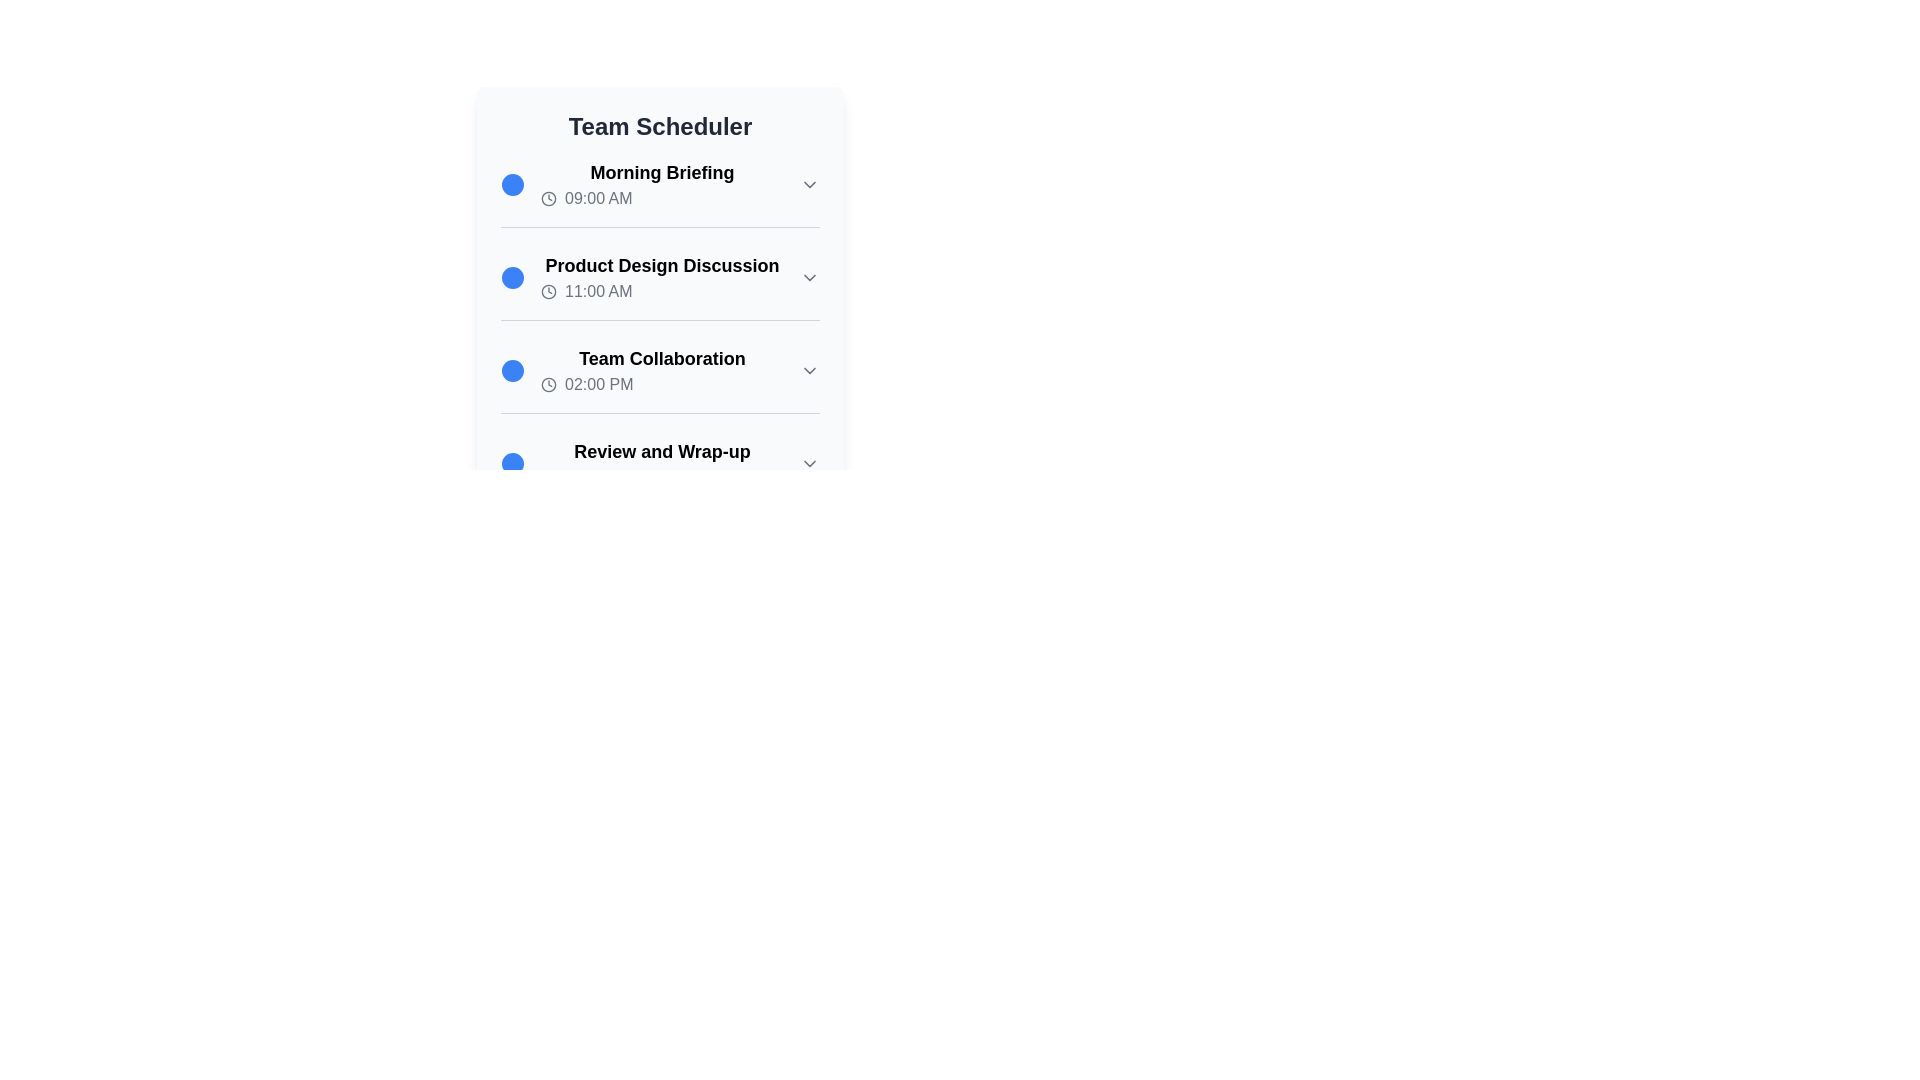 The image size is (1920, 1080). What do you see at coordinates (513, 185) in the screenshot?
I see `the state of the small circular blue icon located to the left of the text 'Morning Briefing' in the first item of the list inside the 'Team Scheduler' panel` at bounding box center [513, 185].